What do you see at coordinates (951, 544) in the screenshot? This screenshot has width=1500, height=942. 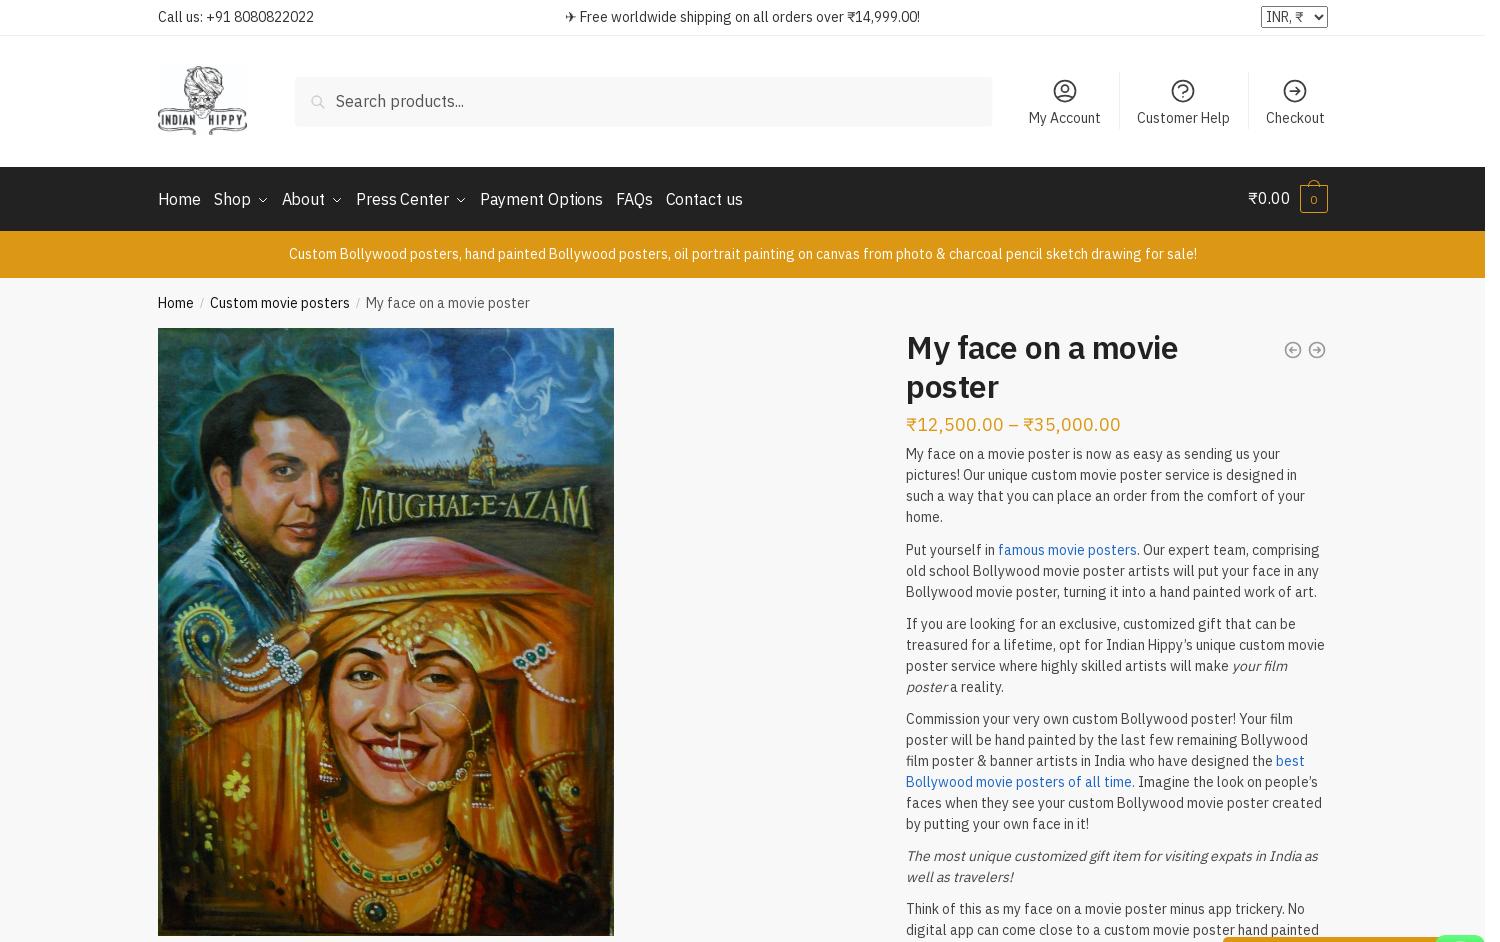 I see `'Put yourself in'` at bounding box center [951, 544].